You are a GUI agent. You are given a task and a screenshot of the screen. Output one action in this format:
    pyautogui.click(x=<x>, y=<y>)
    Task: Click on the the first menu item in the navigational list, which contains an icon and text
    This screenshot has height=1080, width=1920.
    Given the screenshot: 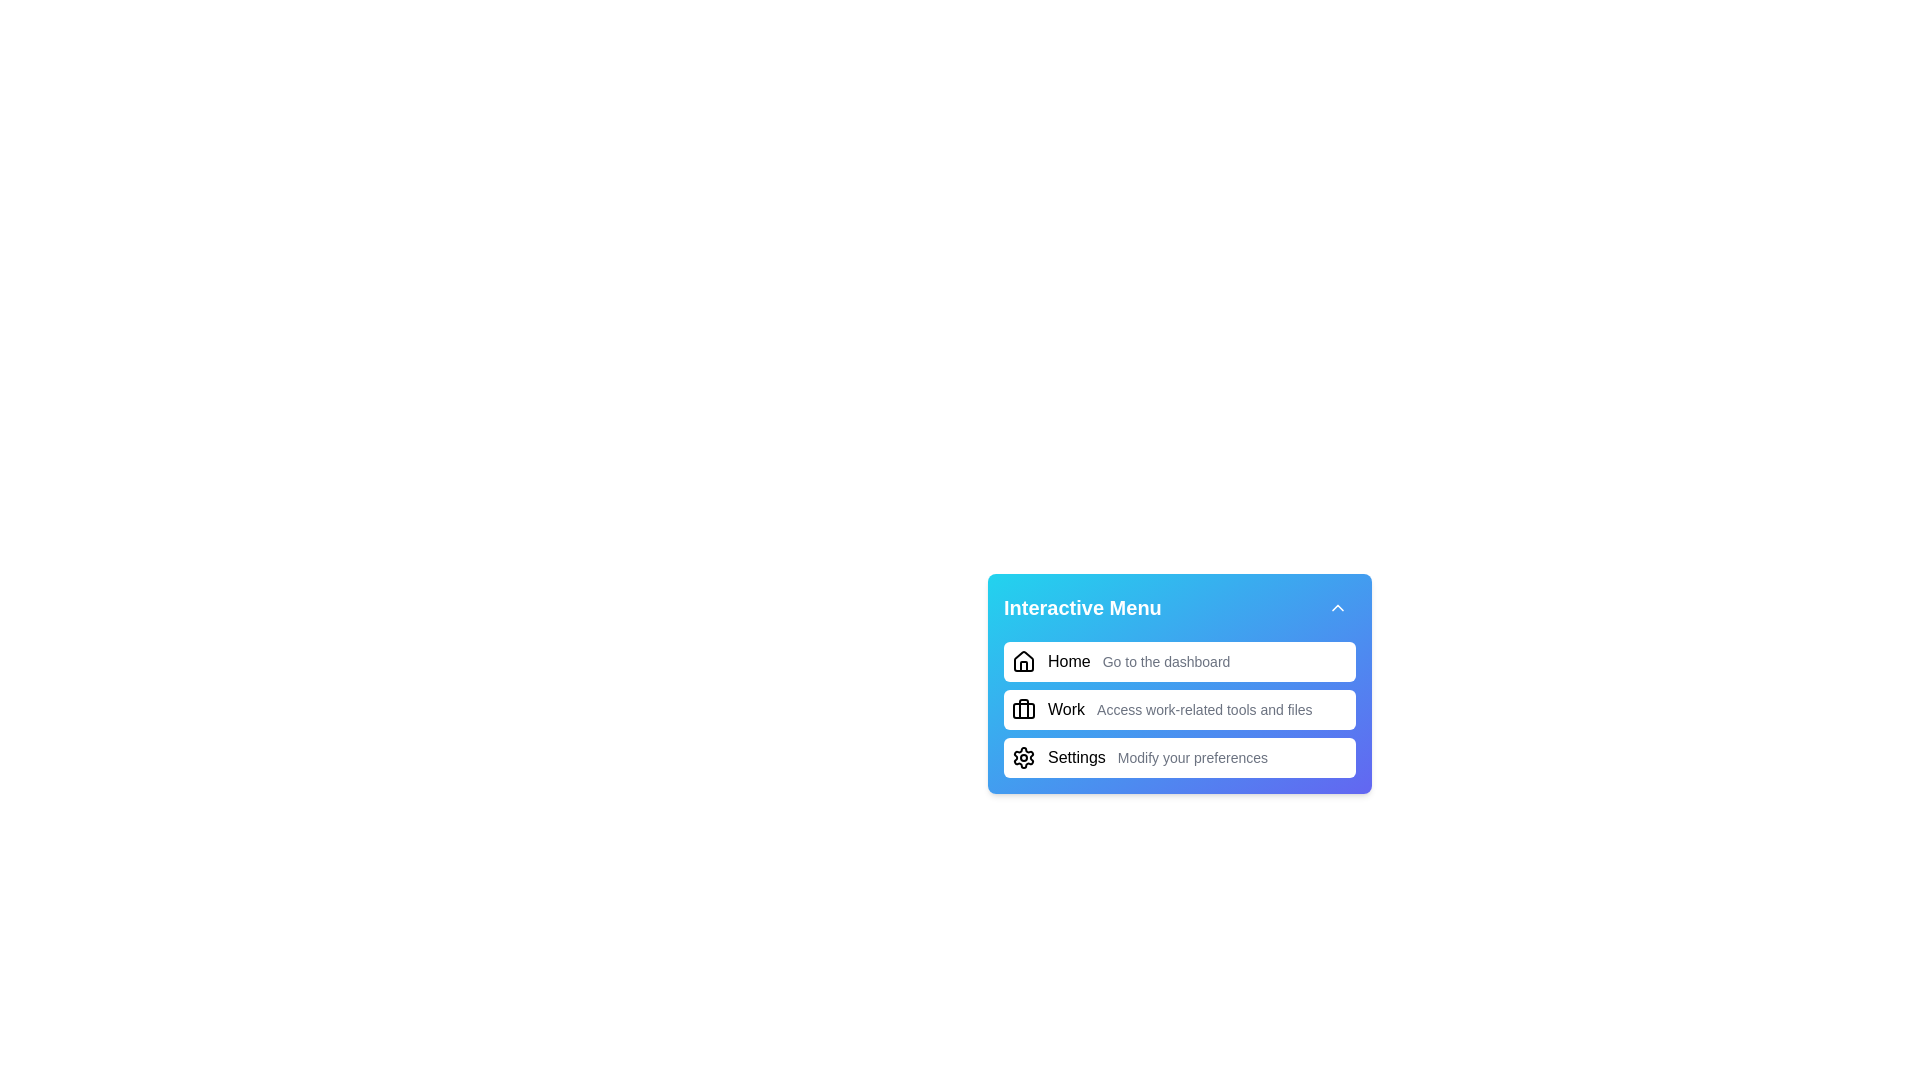 What is the action you would take?
    pyautogui.click(x=1180, y=662)
    